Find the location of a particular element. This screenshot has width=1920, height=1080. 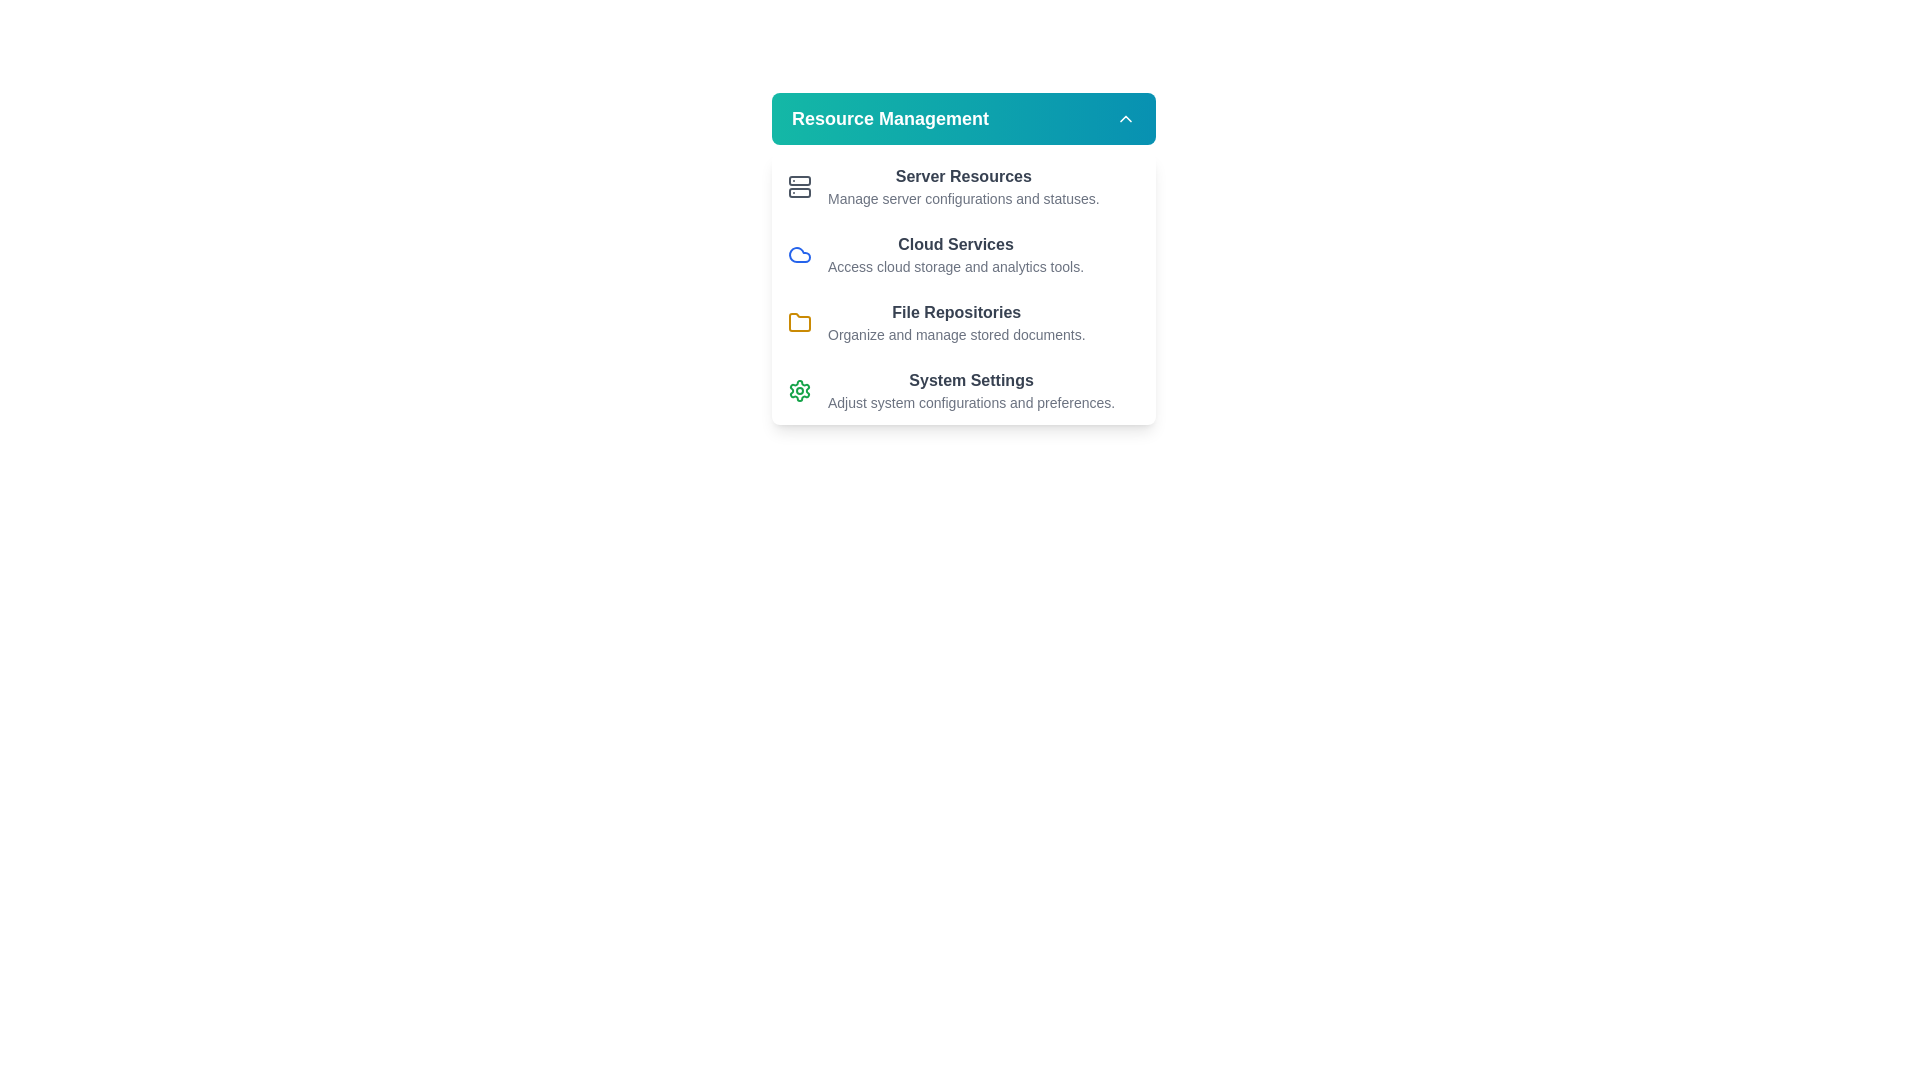

the static text providing additional information about the 'System Settings' feature, located in the bottom-right quadrant of the 'Resource Management' card section is located at coordinates (971, 402).